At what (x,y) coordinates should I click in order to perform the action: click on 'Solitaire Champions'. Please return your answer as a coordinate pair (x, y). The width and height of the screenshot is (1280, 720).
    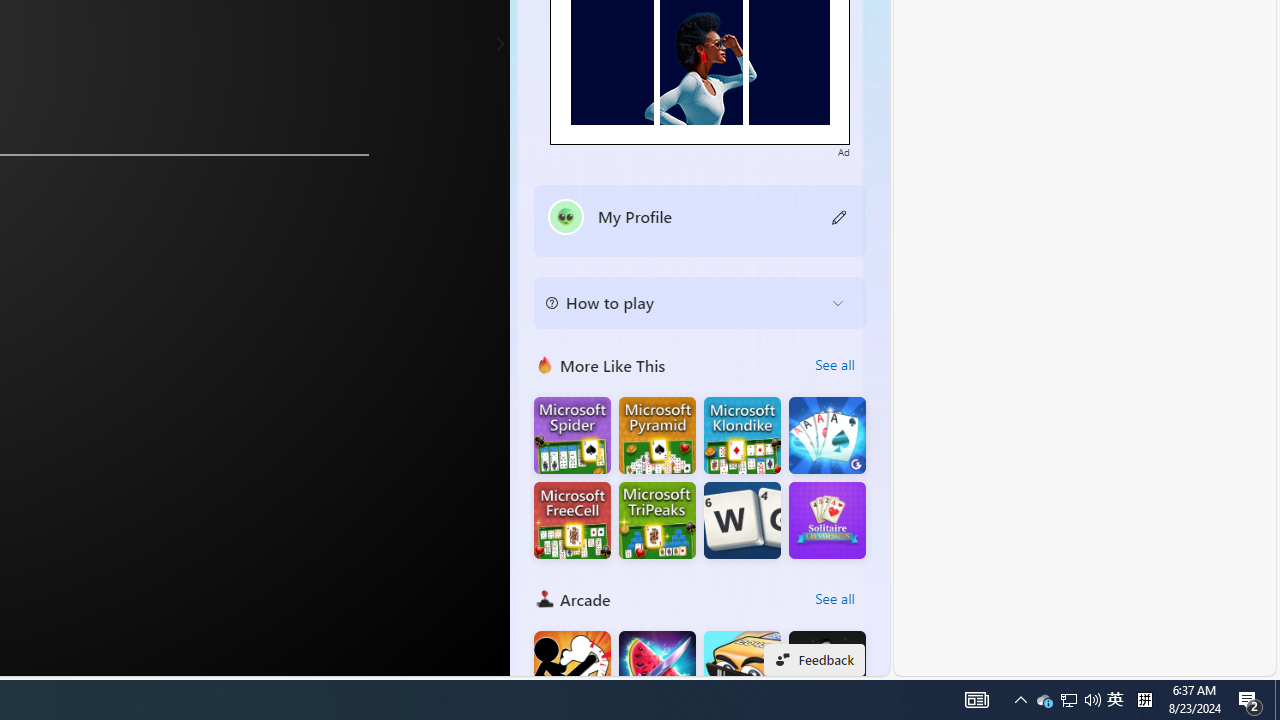
    Looking at the image, I should click on (827, 519).